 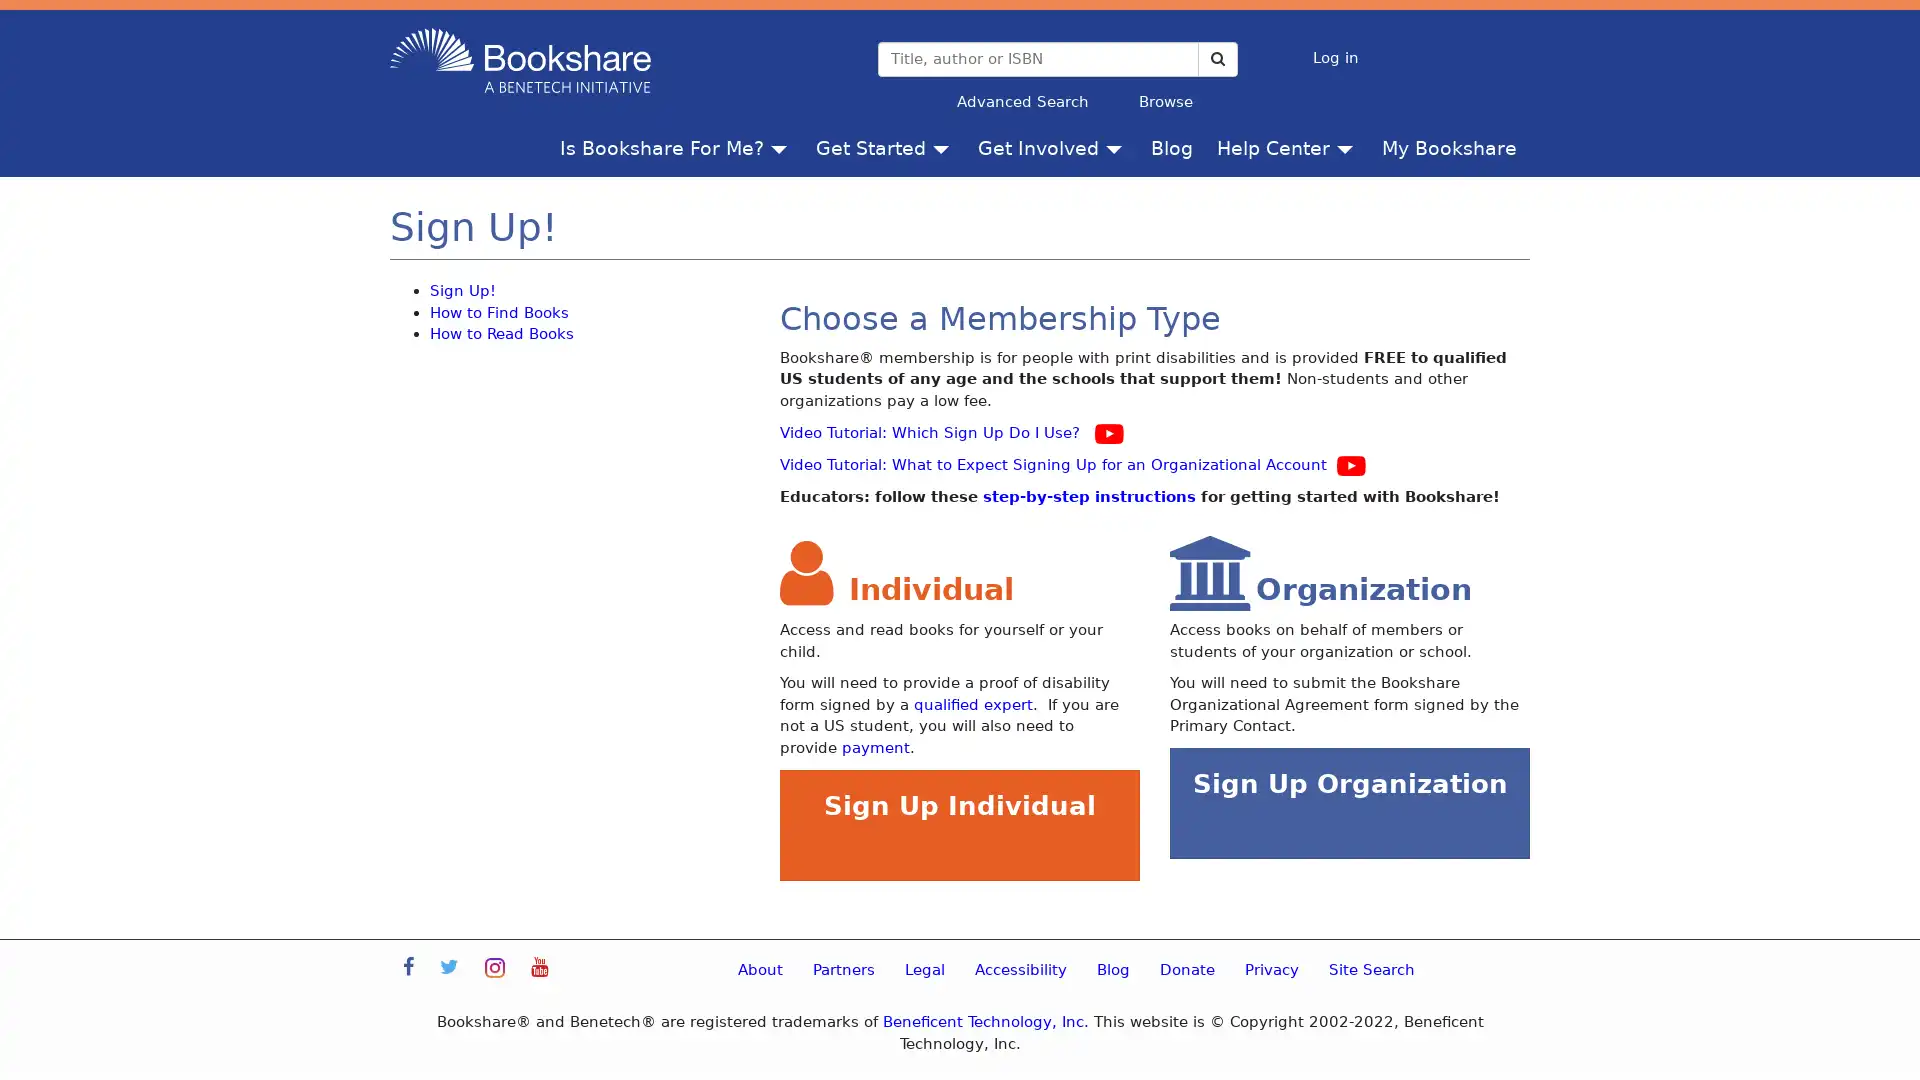 I want to click on Is Bookshare For Me? menu, so click(x=782, y=146).